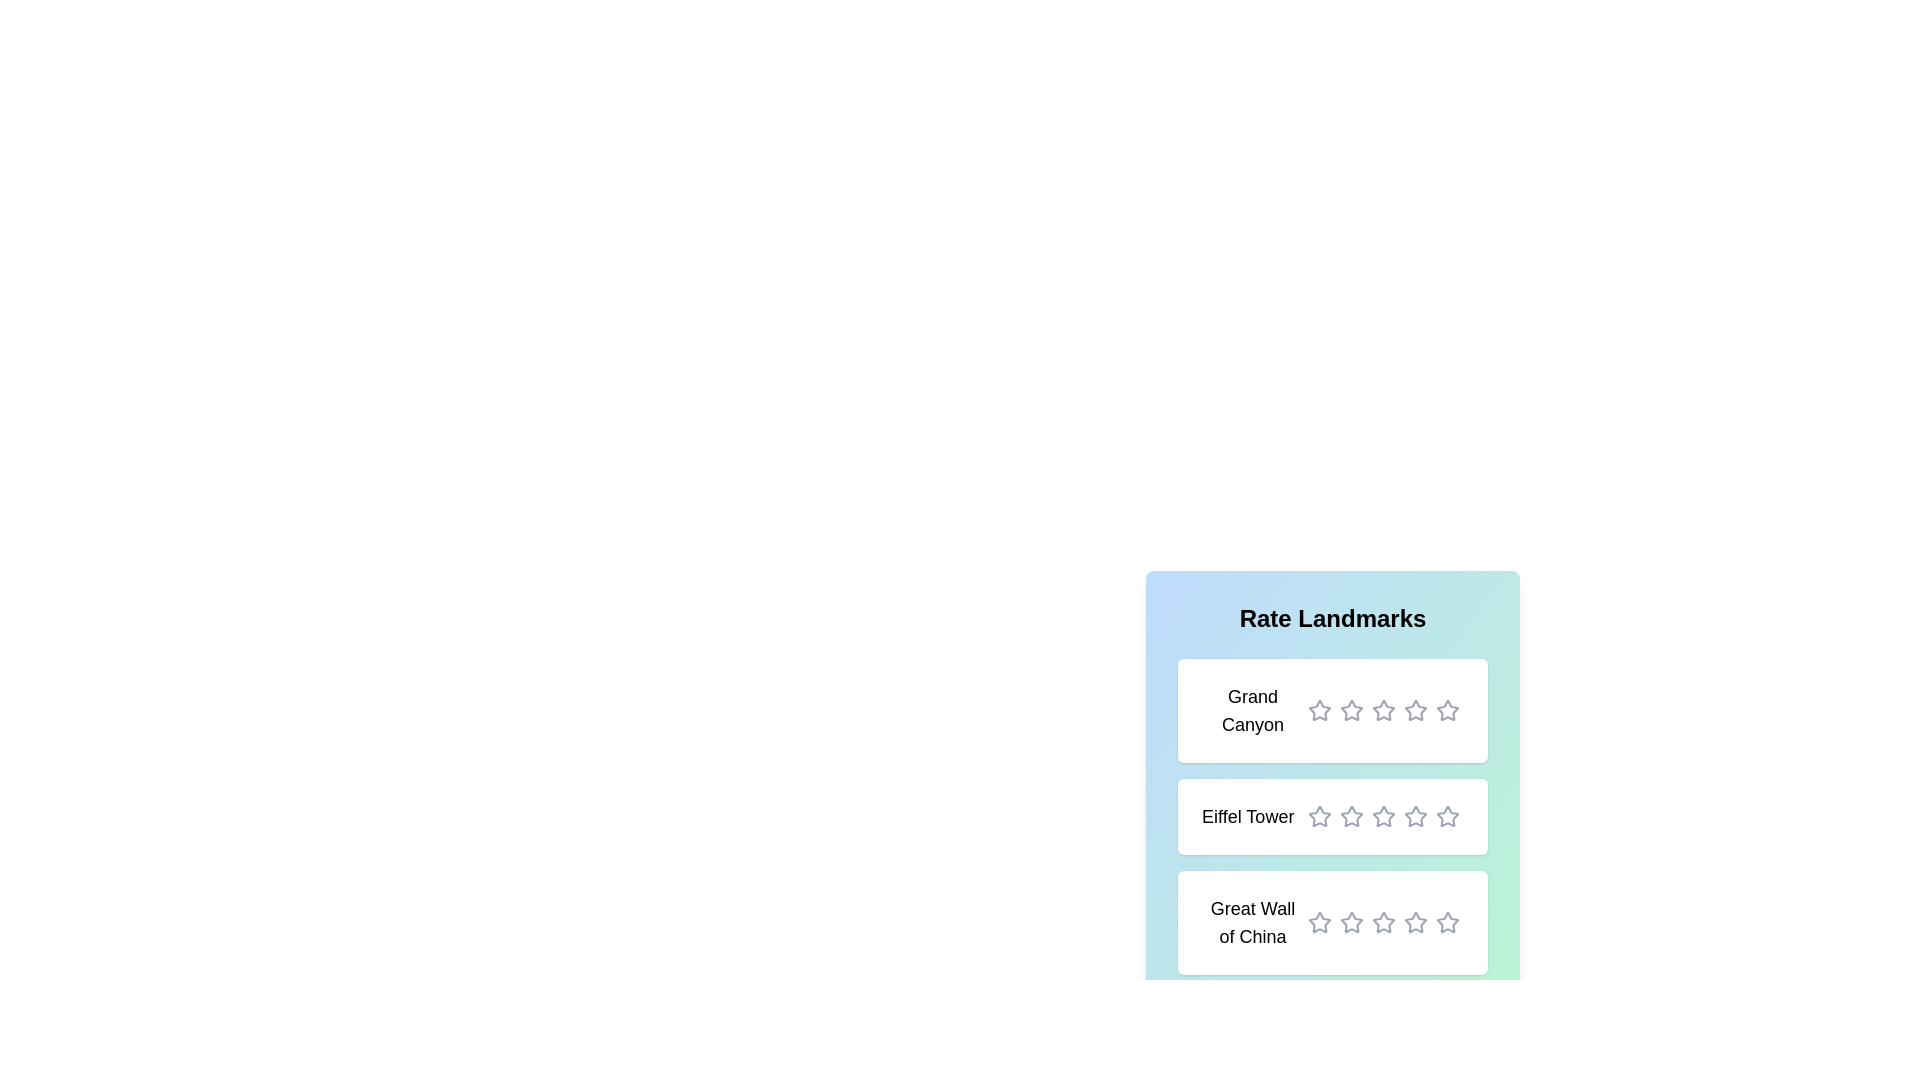  What do you see at coordinates (1251, 709) in the screenshot?
I see `the text of Grand Canyon to select it` at bounding box center [1251, 709].